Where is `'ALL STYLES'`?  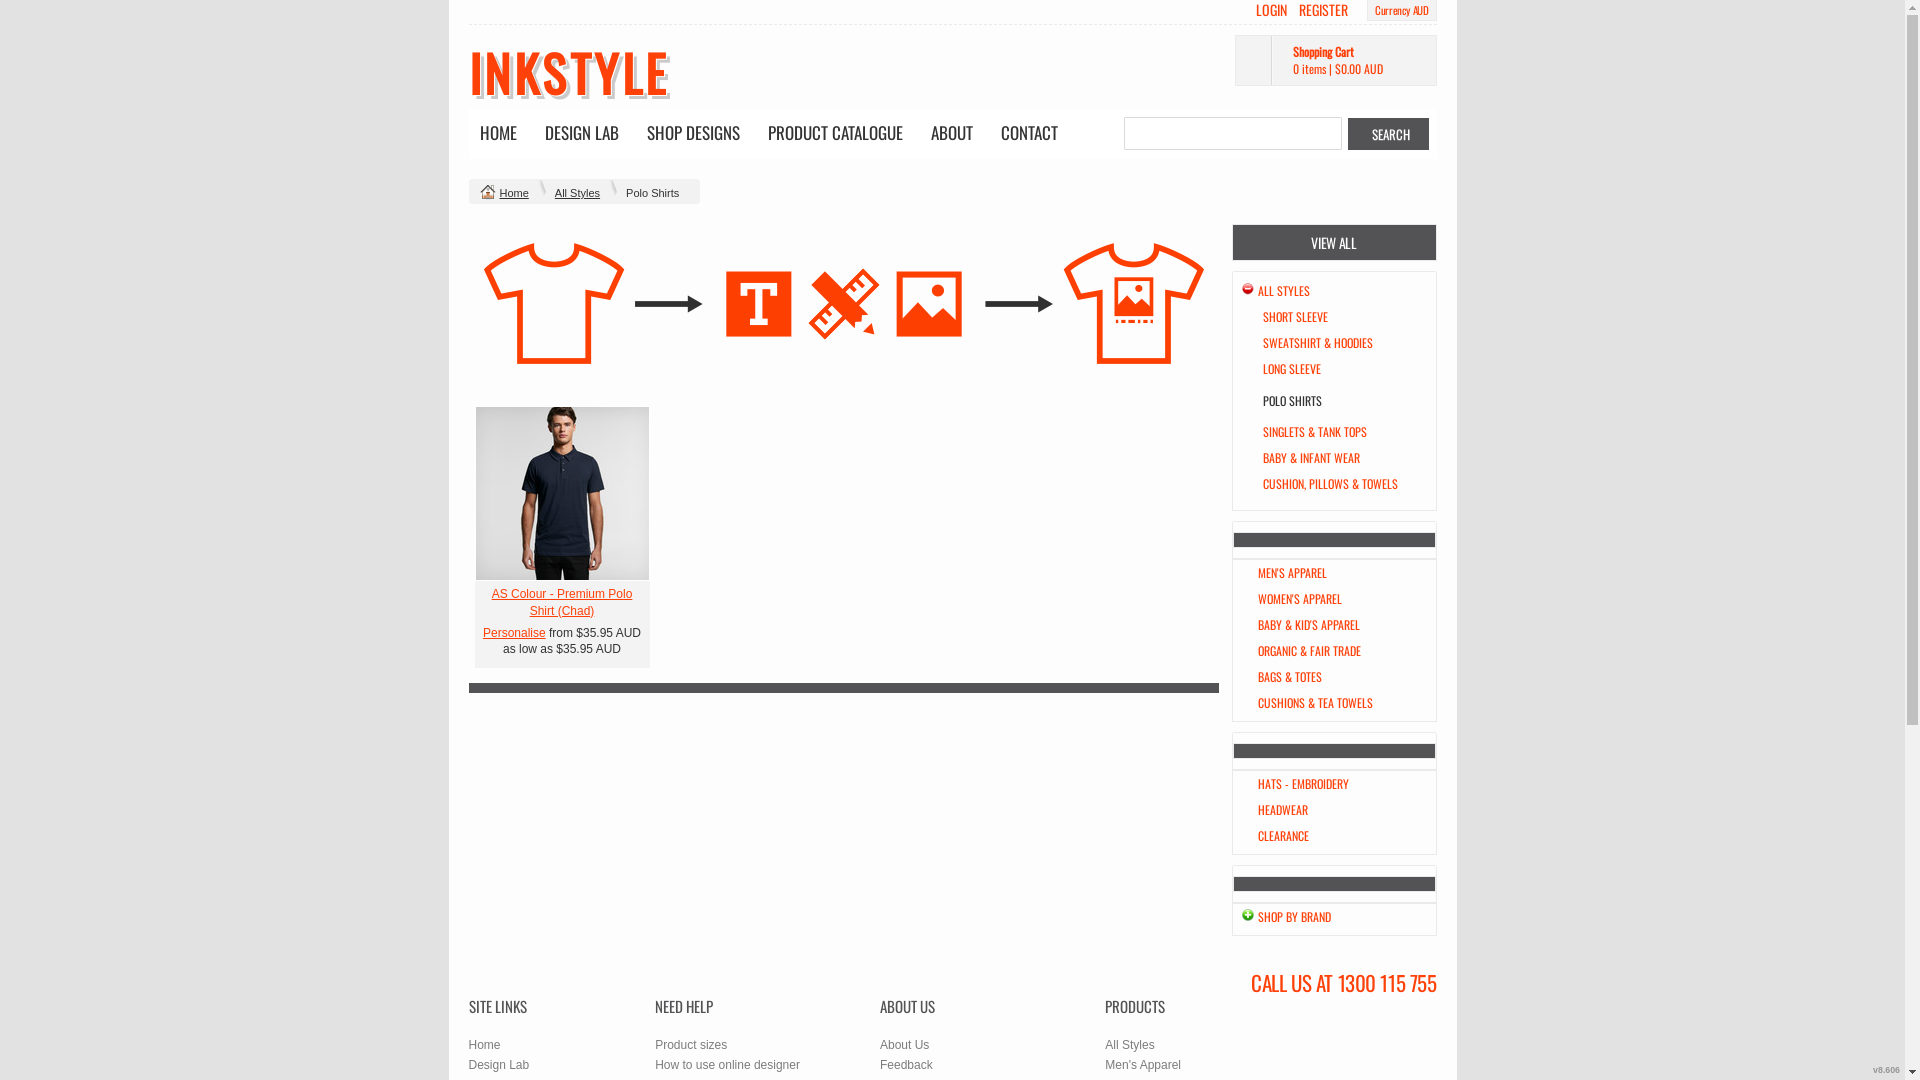 'ALL STYLES' is located at coordinates (1283, 290).